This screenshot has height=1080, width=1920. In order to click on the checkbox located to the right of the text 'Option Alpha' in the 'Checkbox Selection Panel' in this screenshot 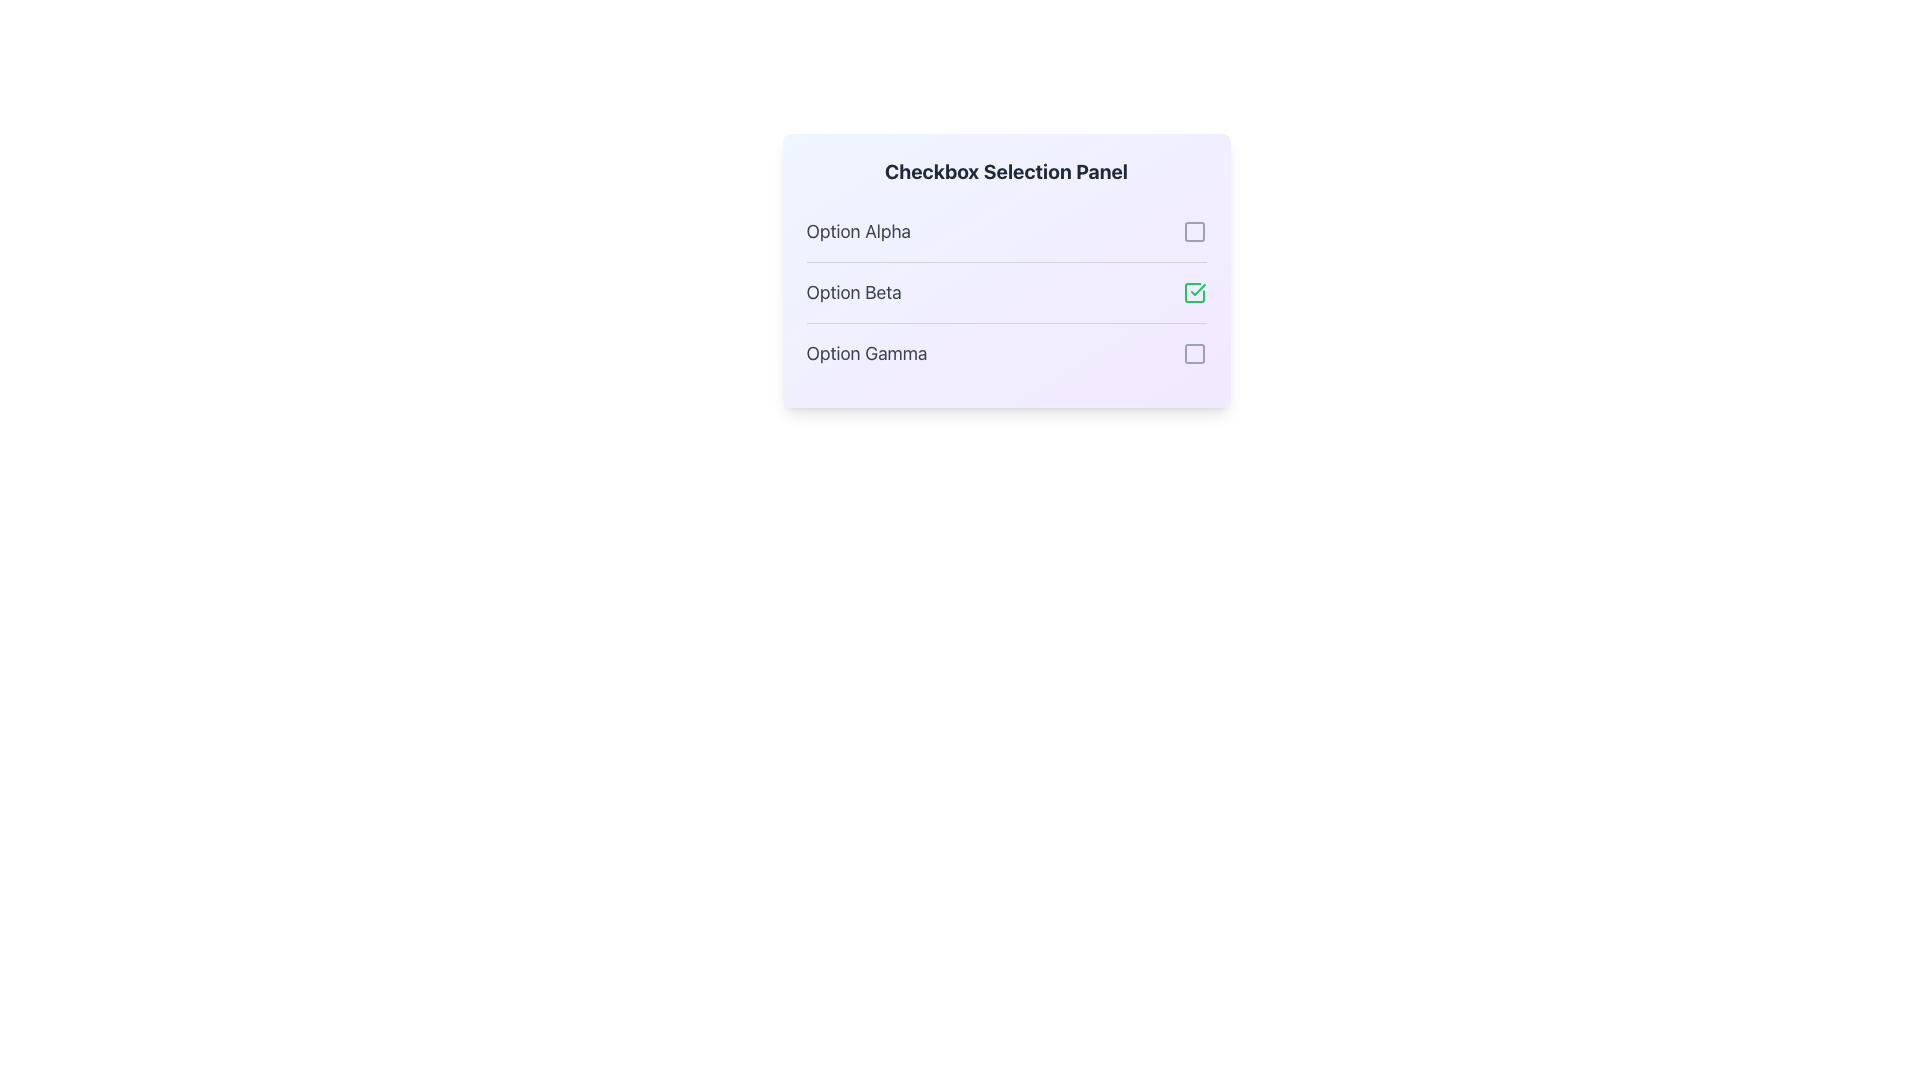, I will do `click(1194, 230)`.